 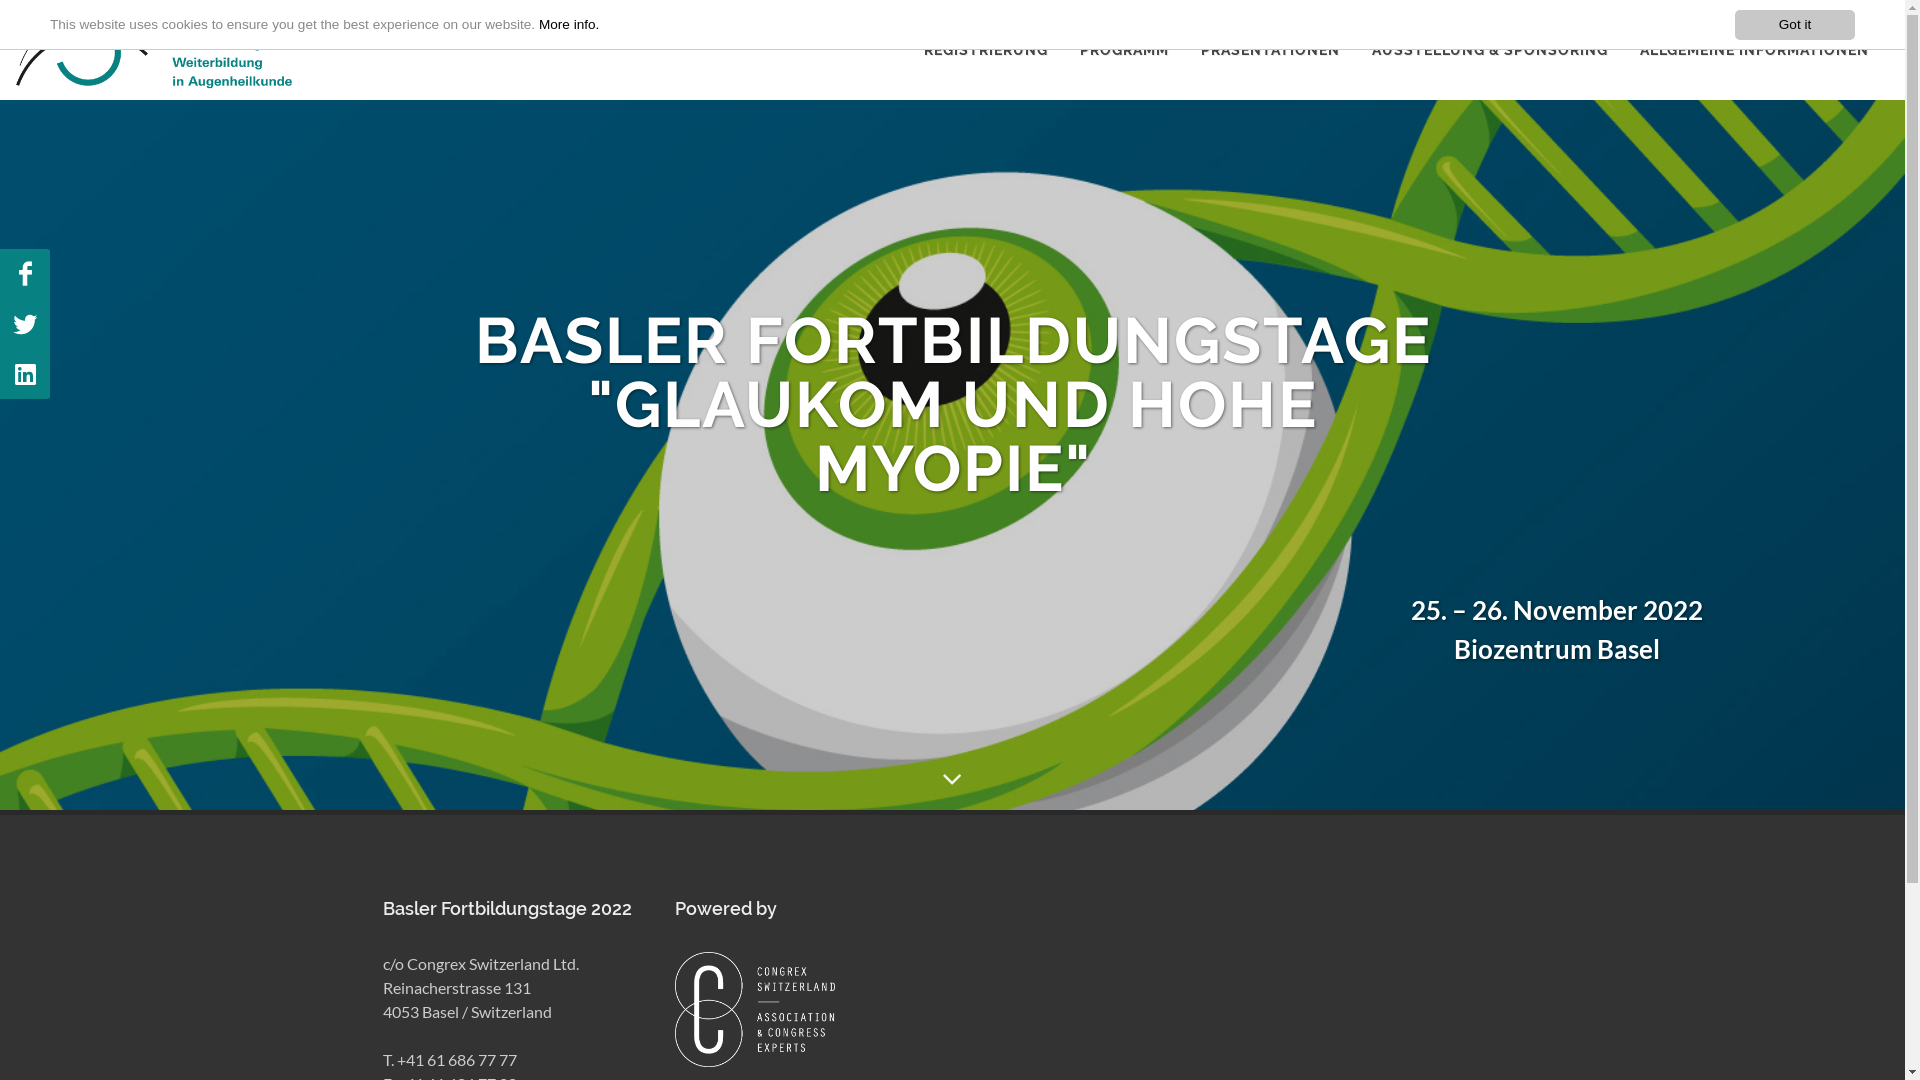 What do you see at coordinates (1357, 49) in the screenshot?
I see `'AUSSTELLUNG & SPONSORING'` at bounding box center [1357, 49].